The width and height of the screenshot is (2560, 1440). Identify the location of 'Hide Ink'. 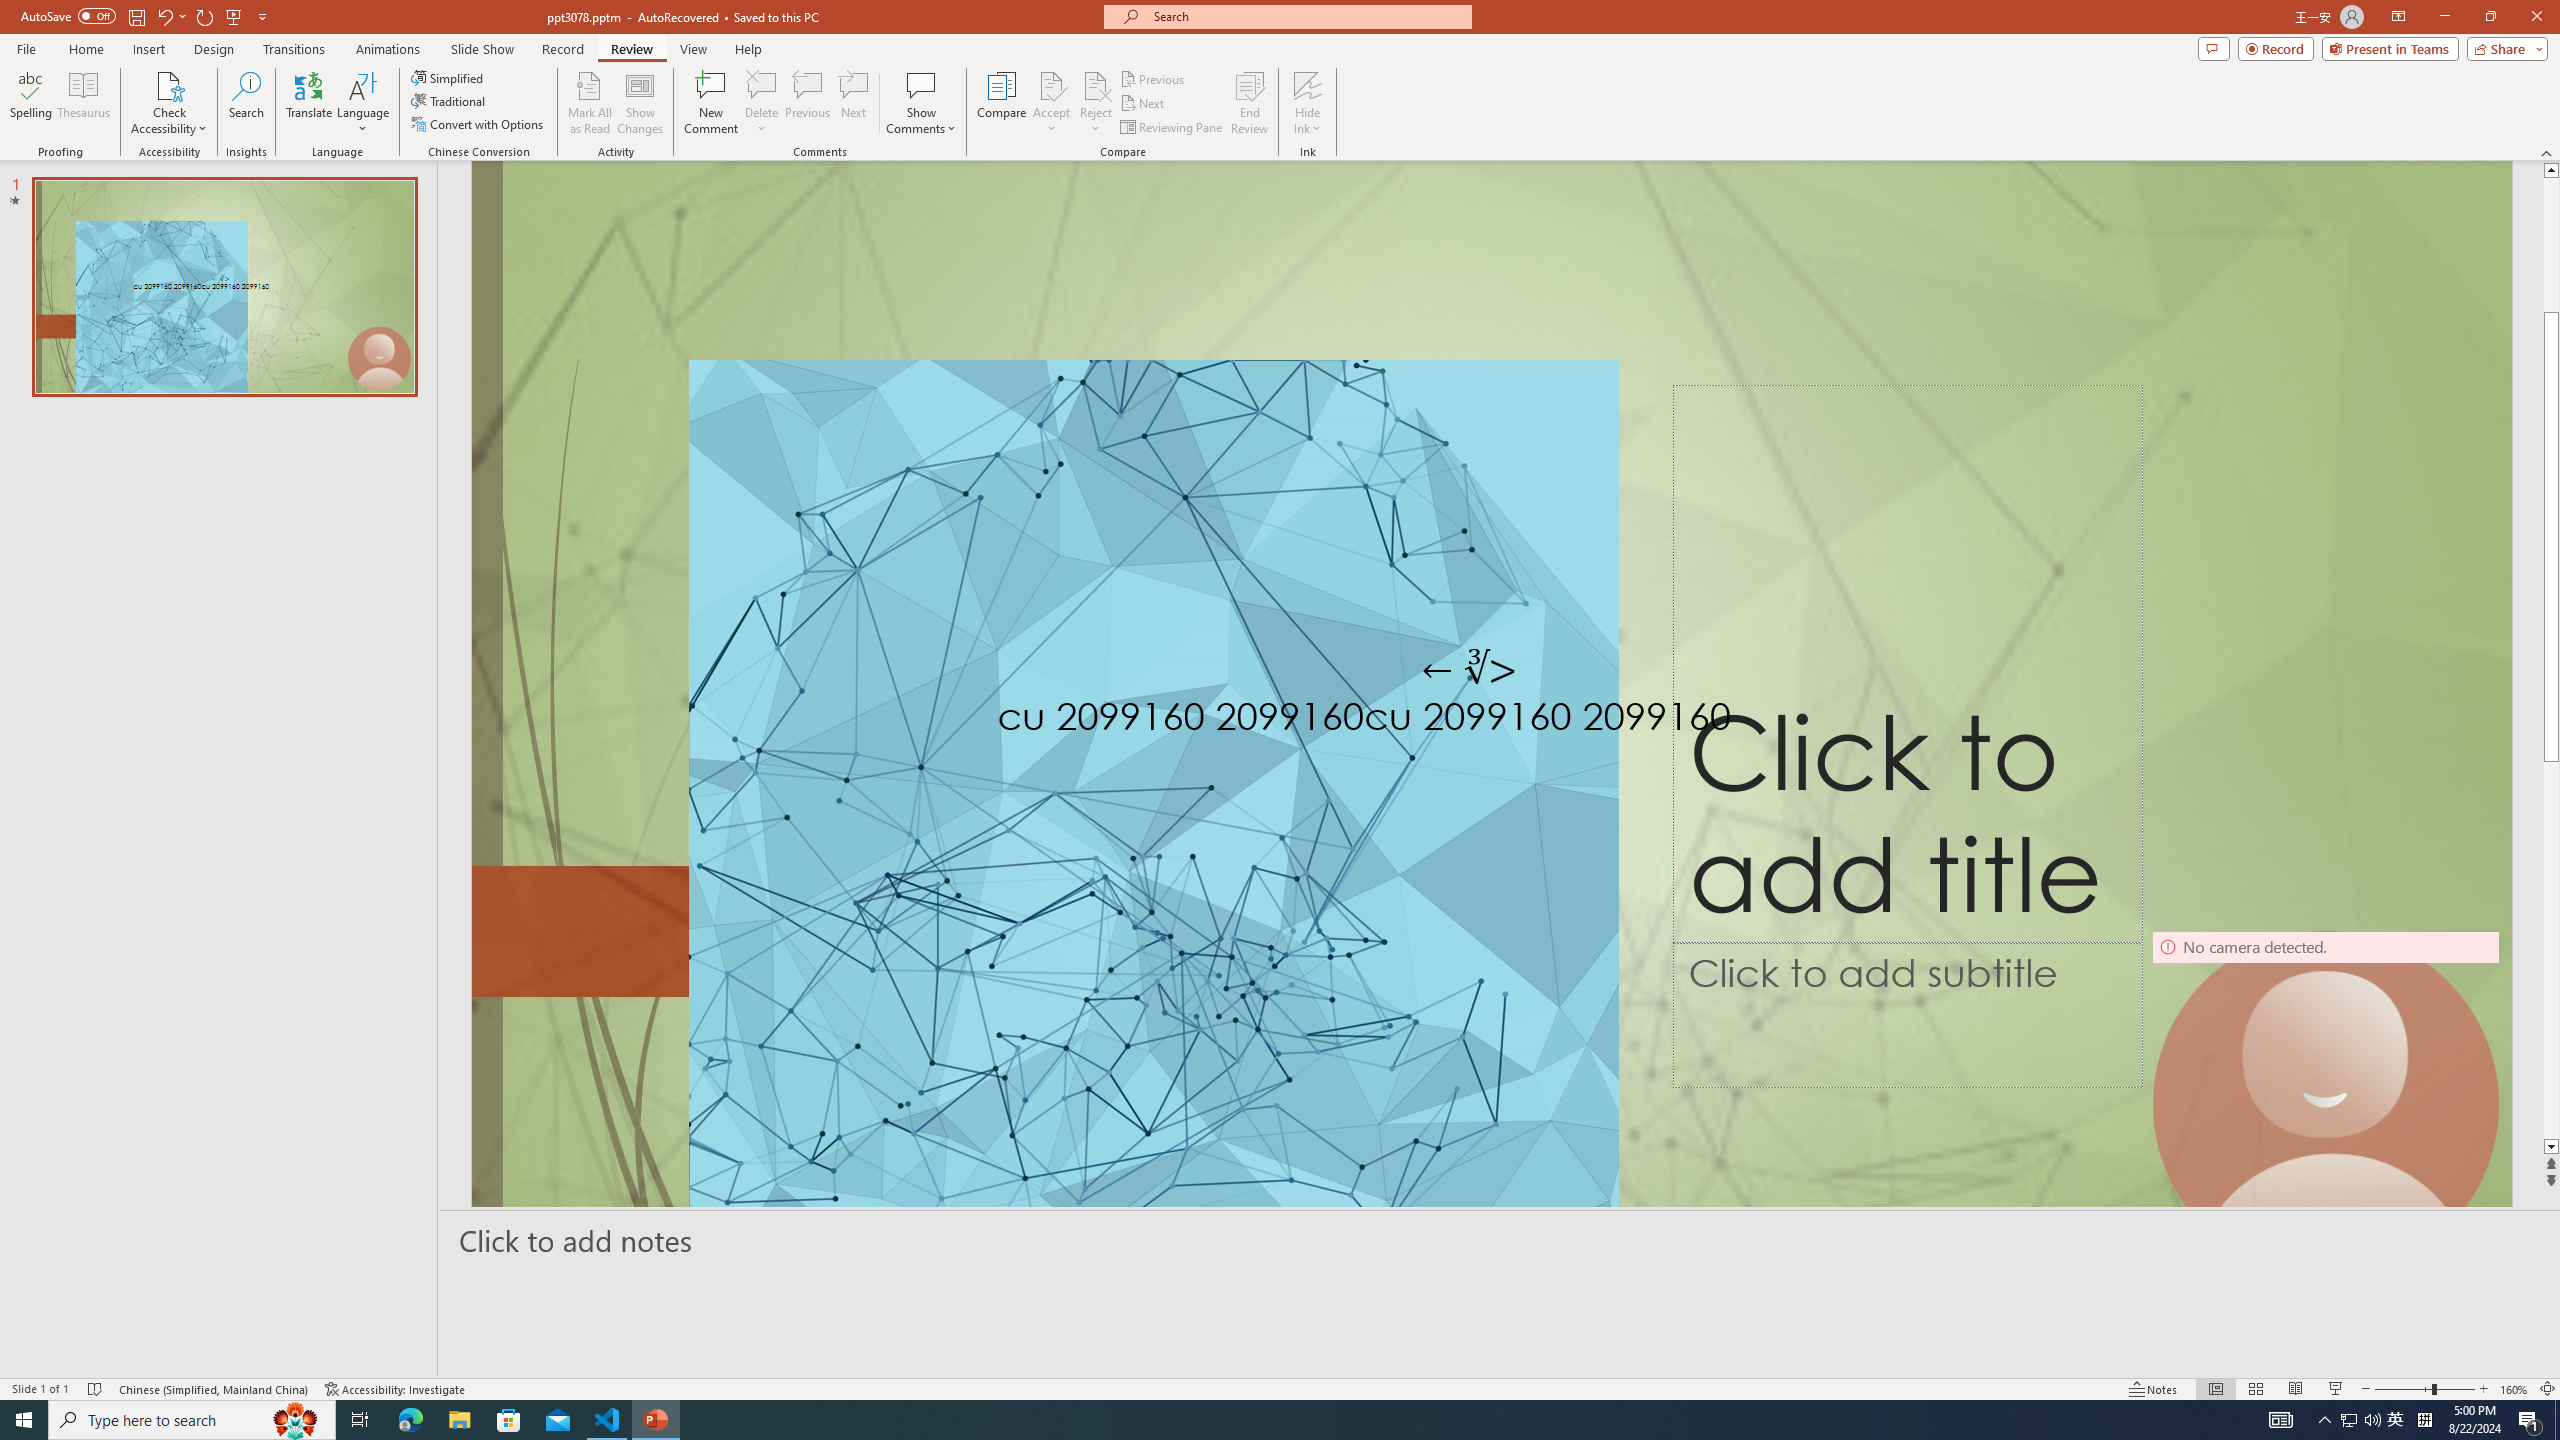
(1308, 84).